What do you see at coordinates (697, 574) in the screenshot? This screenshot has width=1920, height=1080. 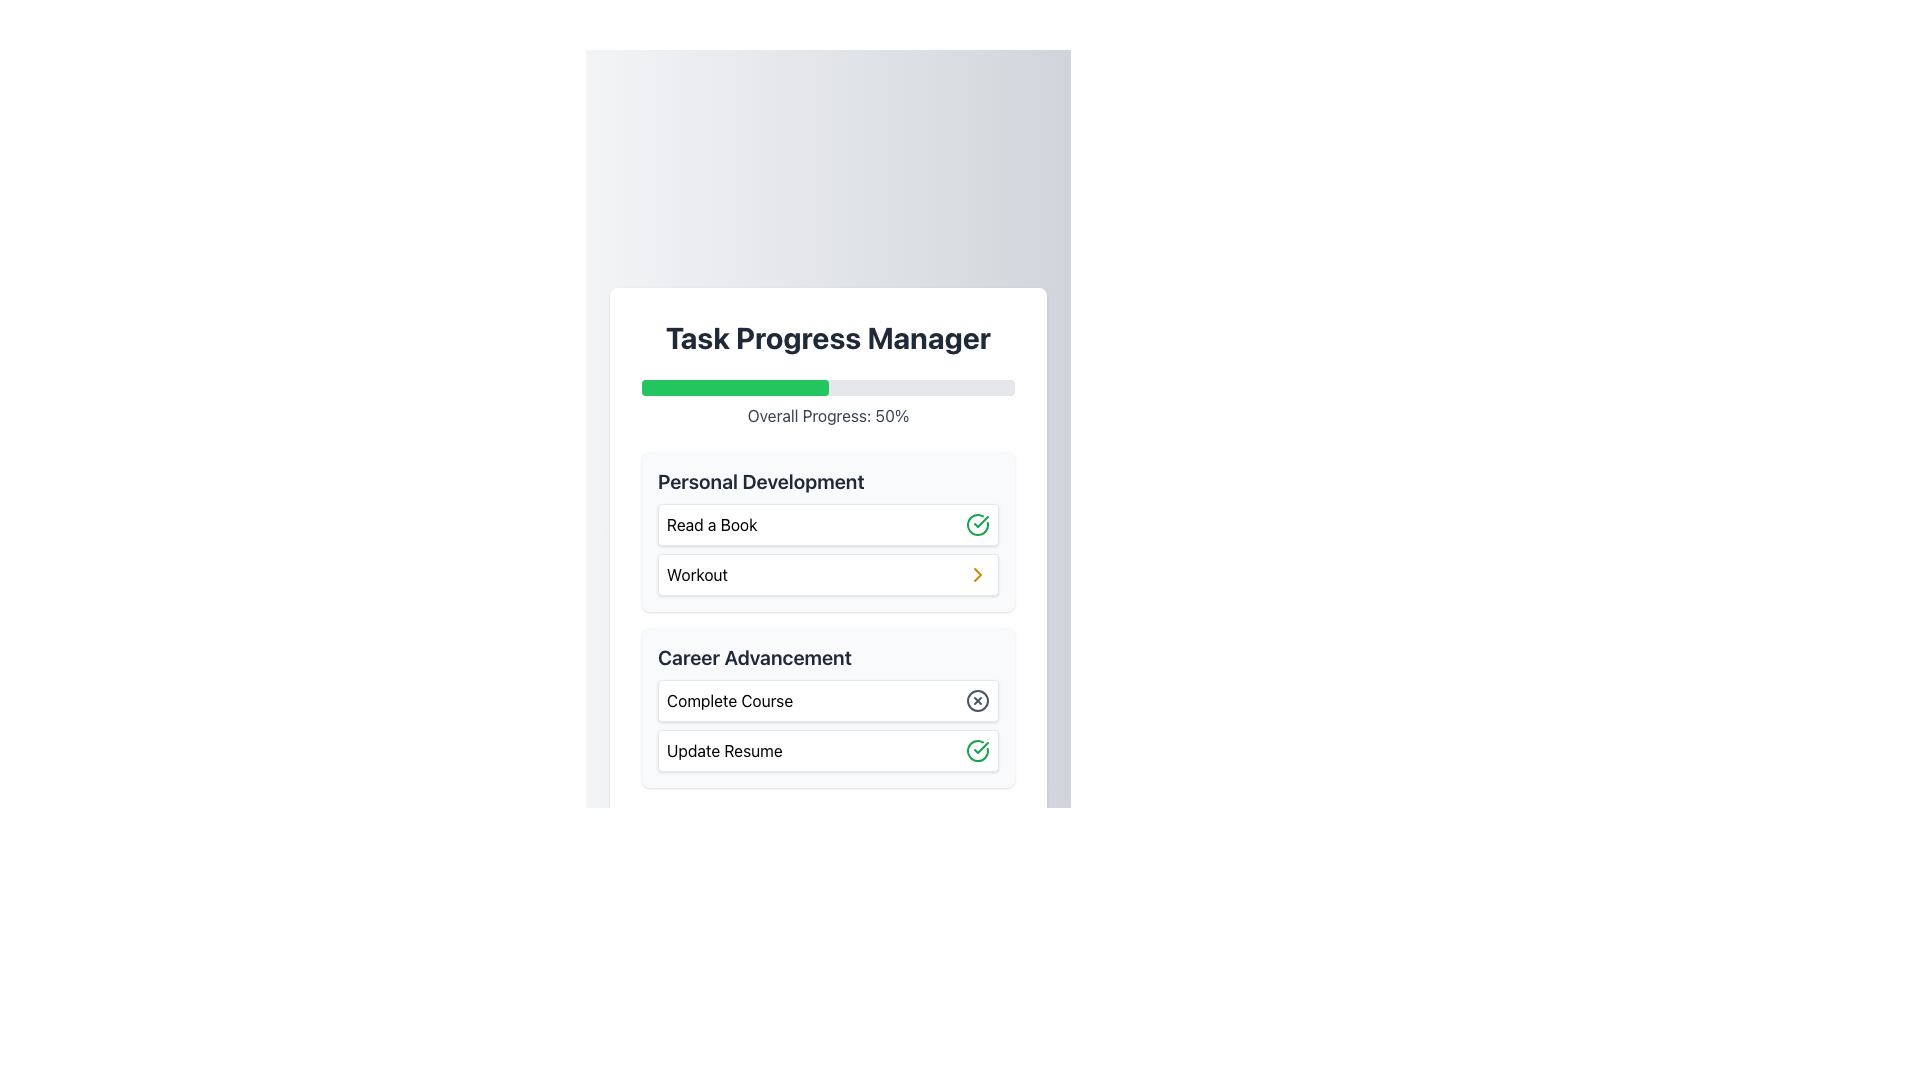 I see `the 'Workout' text label within the 'Personal Development' card, located below the 'Read a Book' task` at bounding box center [697, 574].